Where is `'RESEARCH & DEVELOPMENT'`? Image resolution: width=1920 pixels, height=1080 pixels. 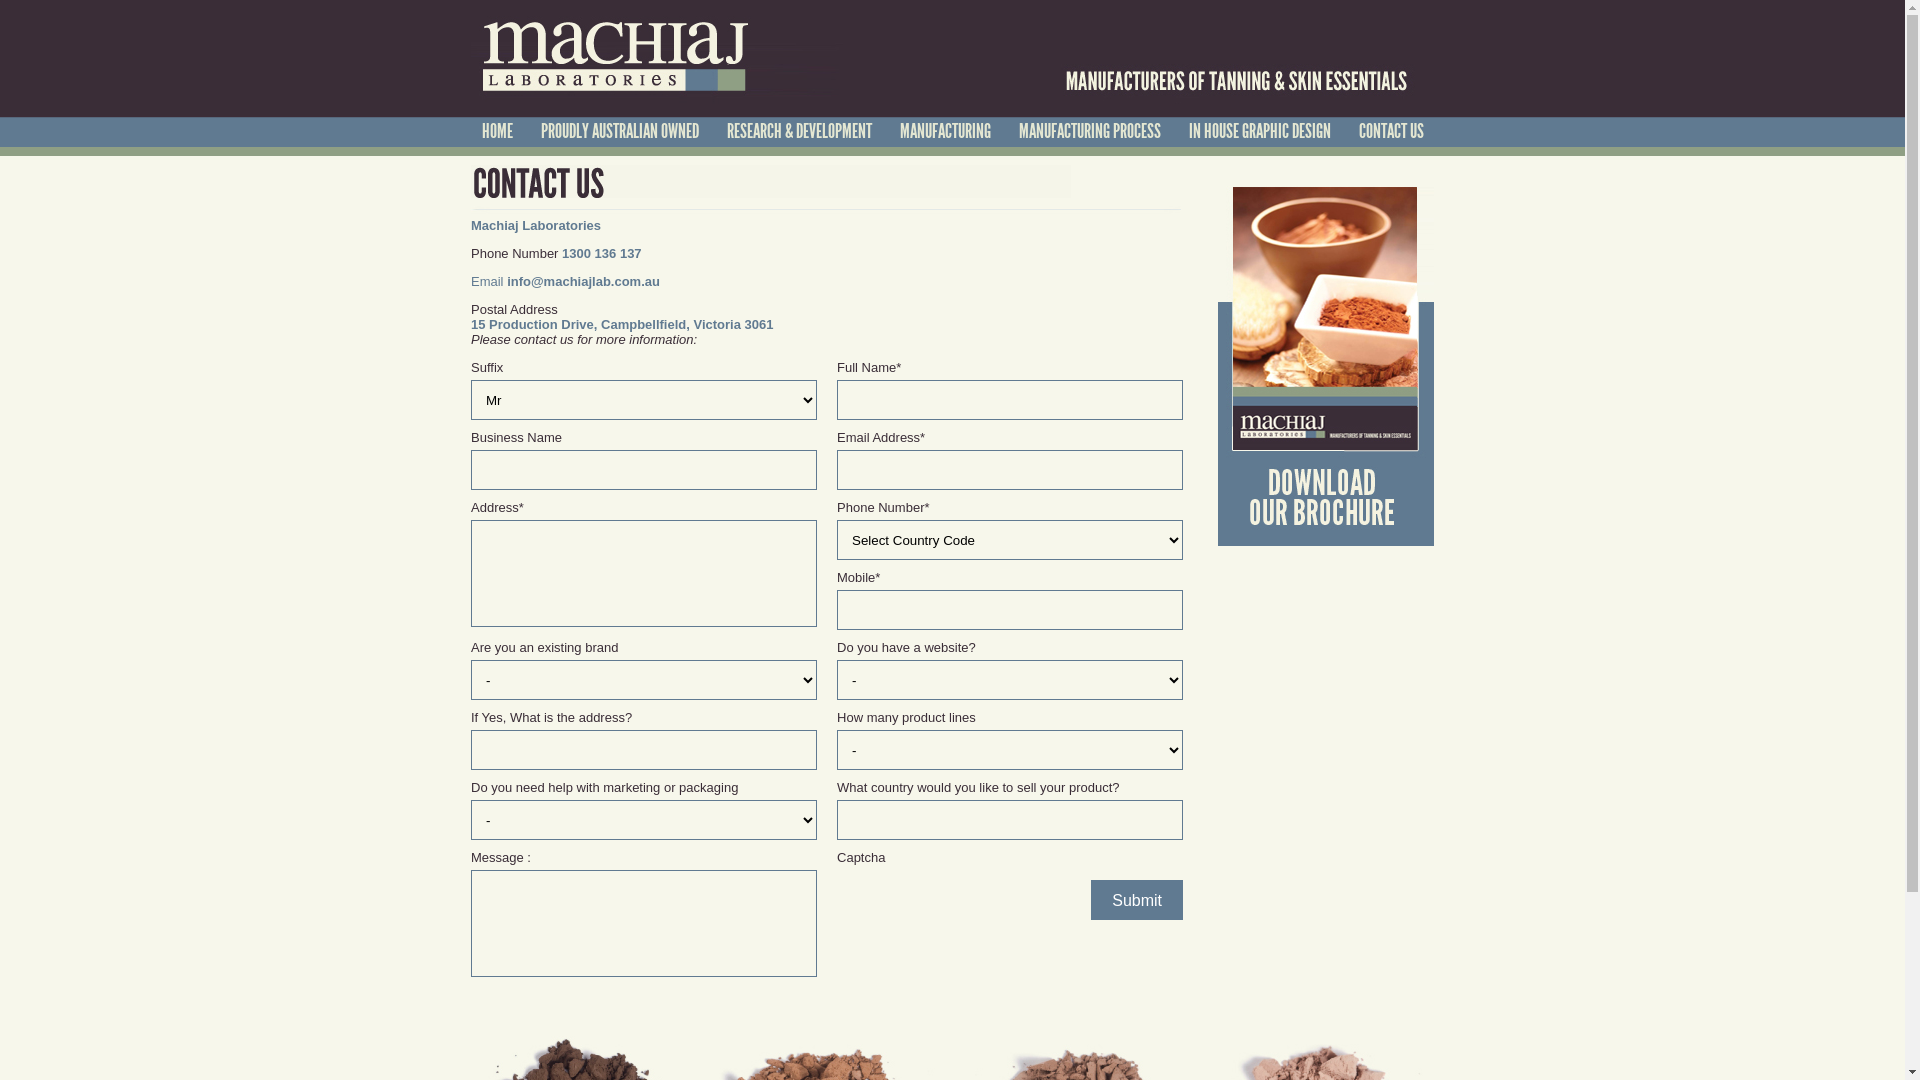 'RESEARCH & DEVELOPMENT' is located at coordinates (797, 131).